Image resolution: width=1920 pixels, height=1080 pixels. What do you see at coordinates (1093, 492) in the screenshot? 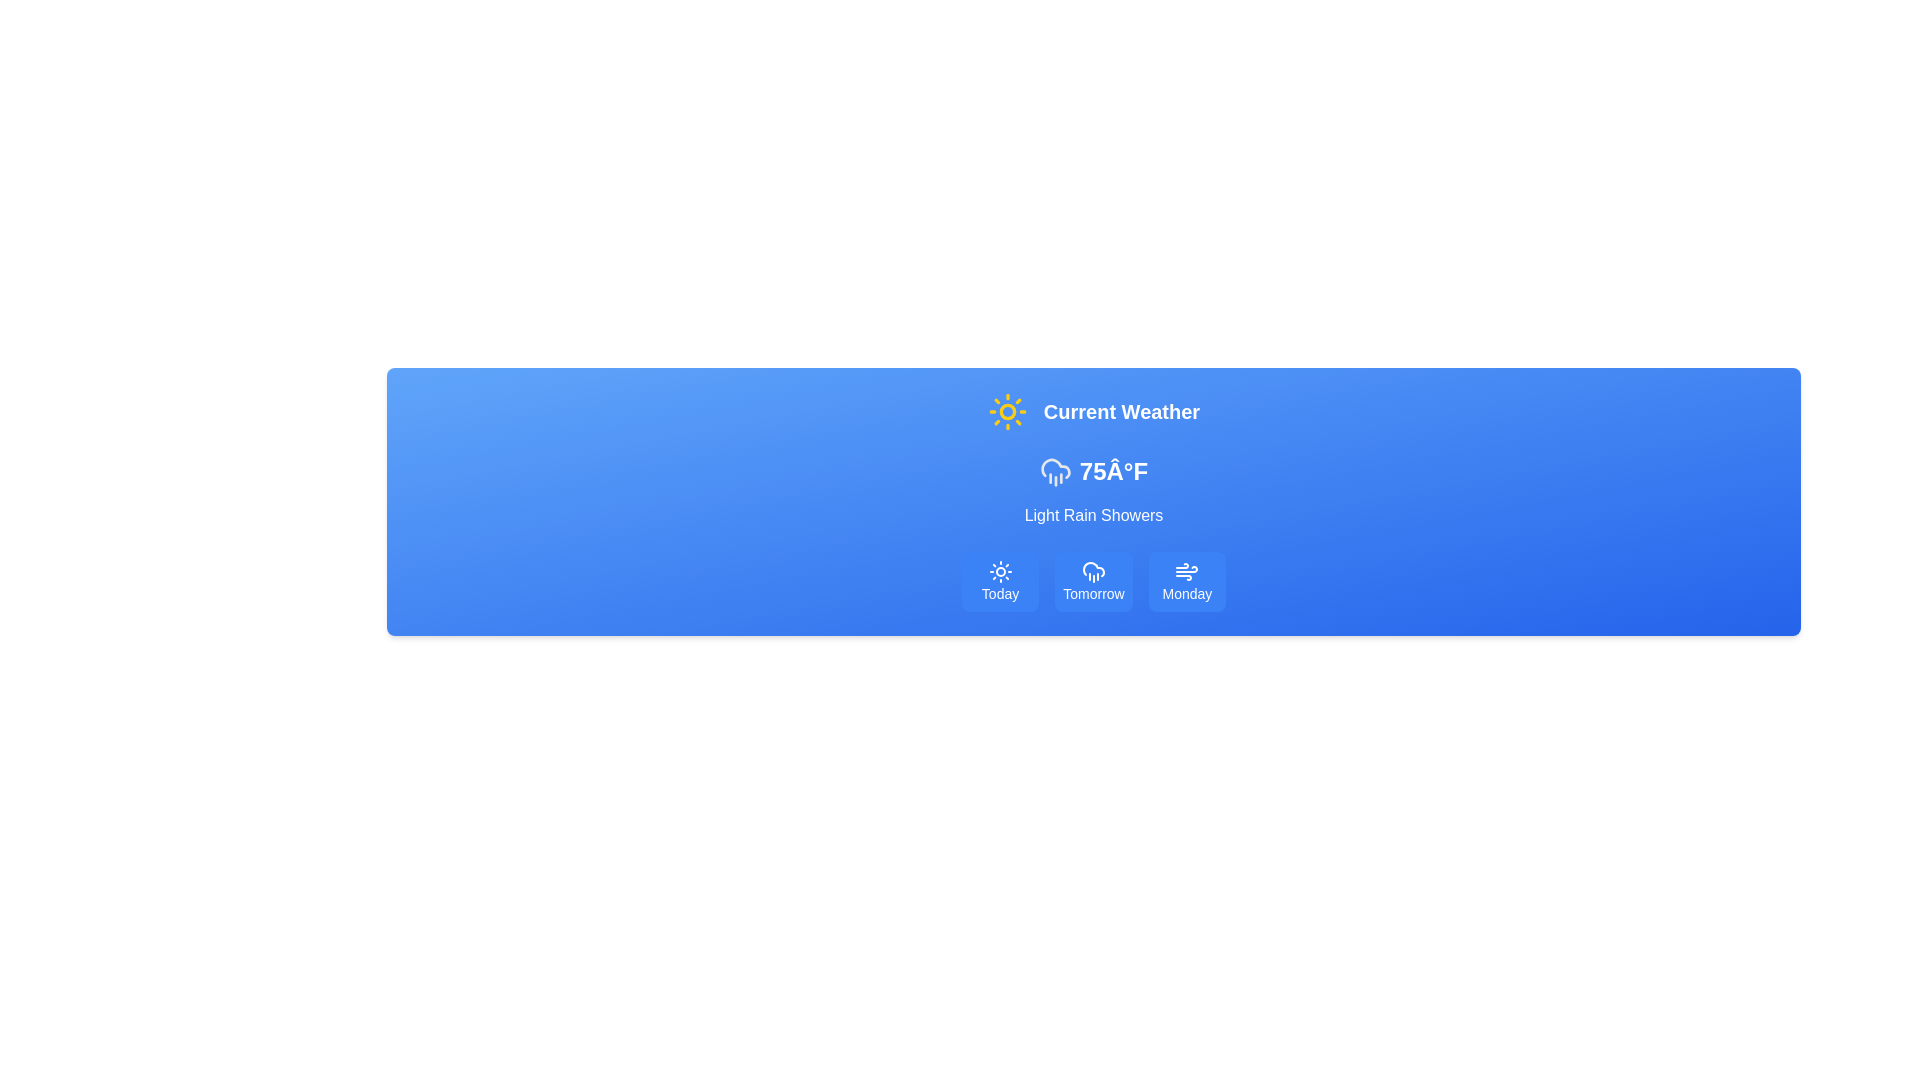
I see `weather information displayed in the composite weather display element located below the main title 'Current Weather' and above the buttons 'Today', 'Tomorrow', and 'Monday'` at bounding box center [1093, 492].